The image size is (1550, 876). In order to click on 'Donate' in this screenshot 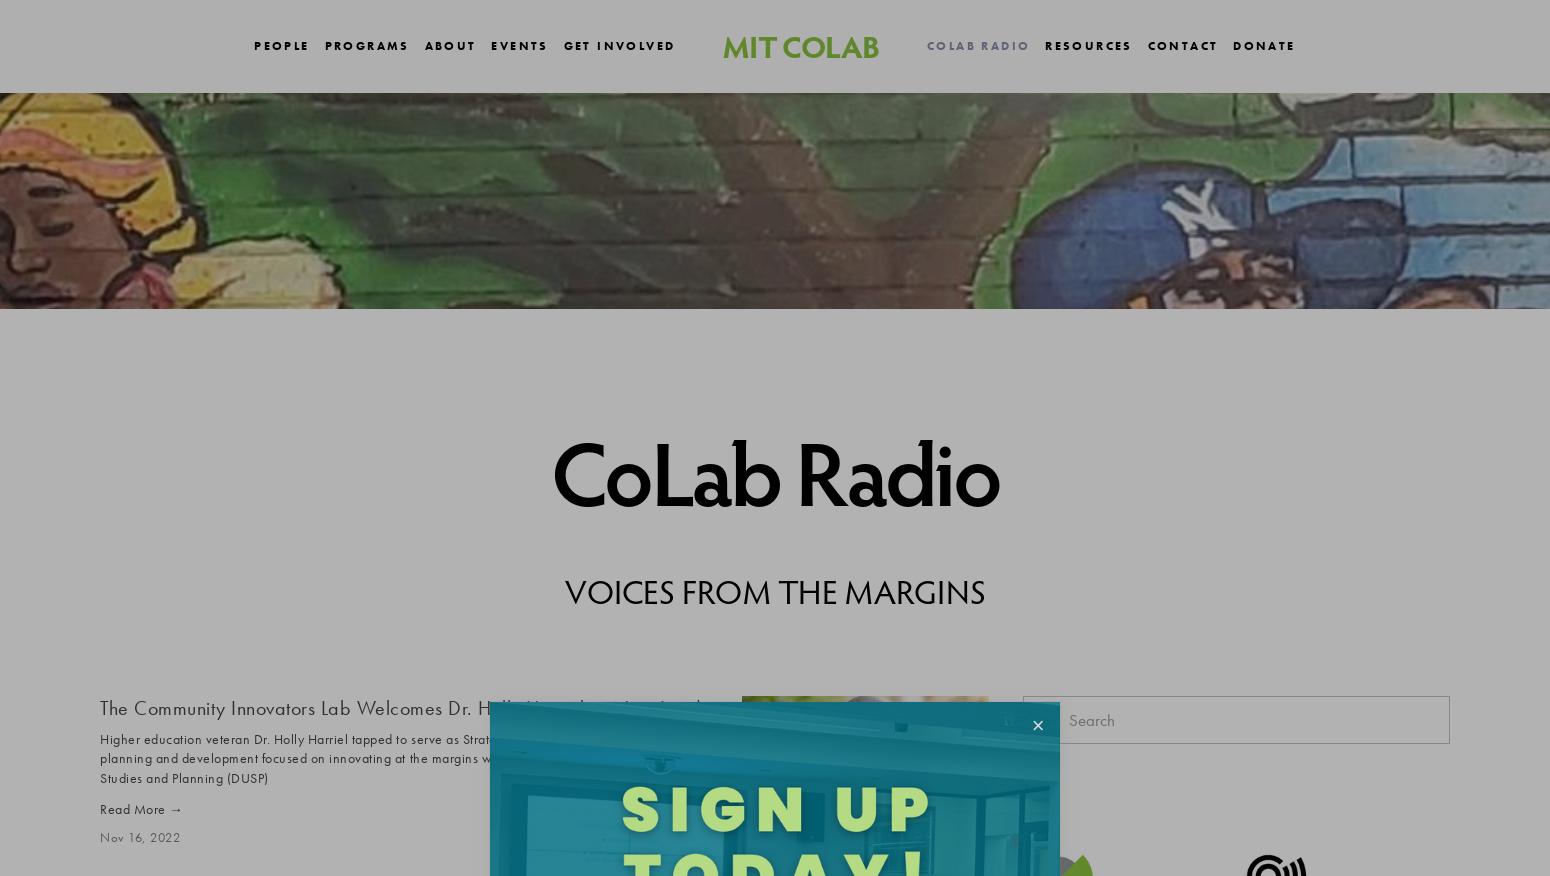, I will do `click(1263, 44)`.